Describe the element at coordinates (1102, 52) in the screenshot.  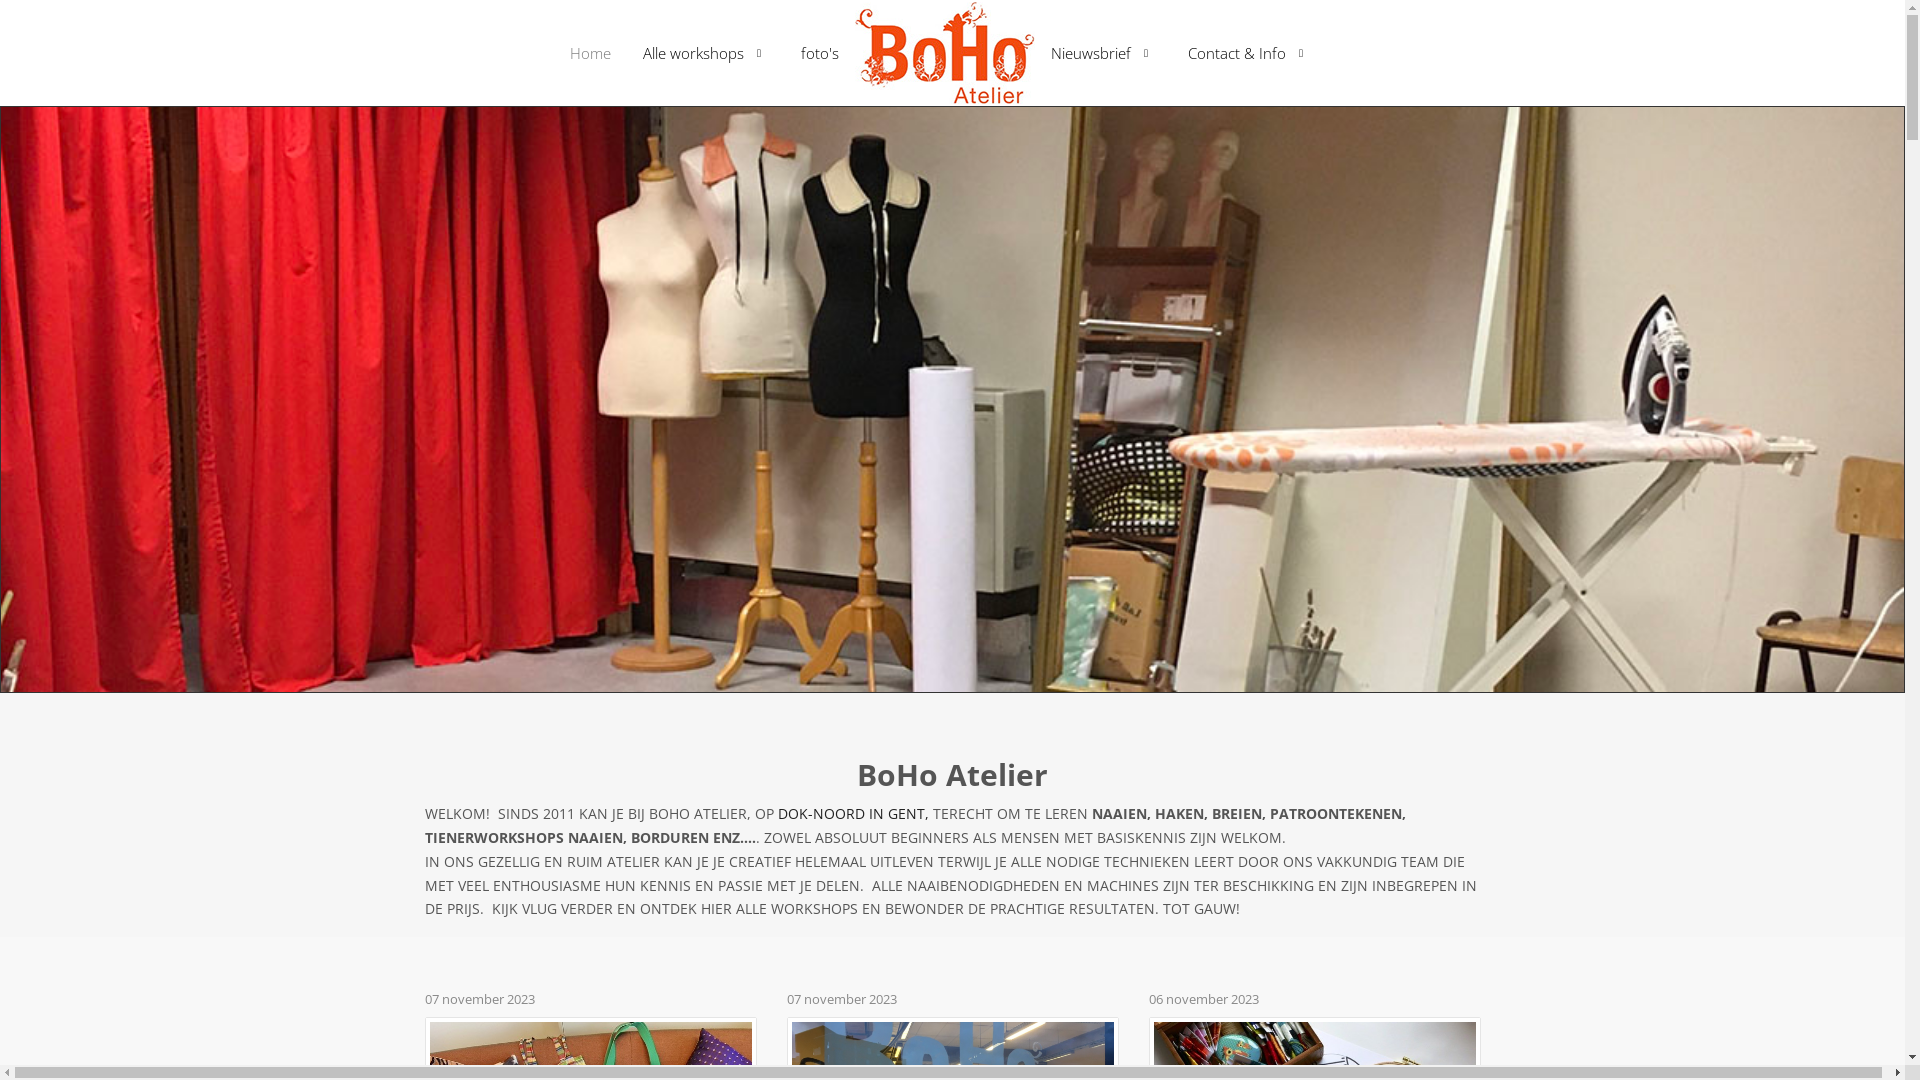
I see `'Nieuwsbrief'` at that location.